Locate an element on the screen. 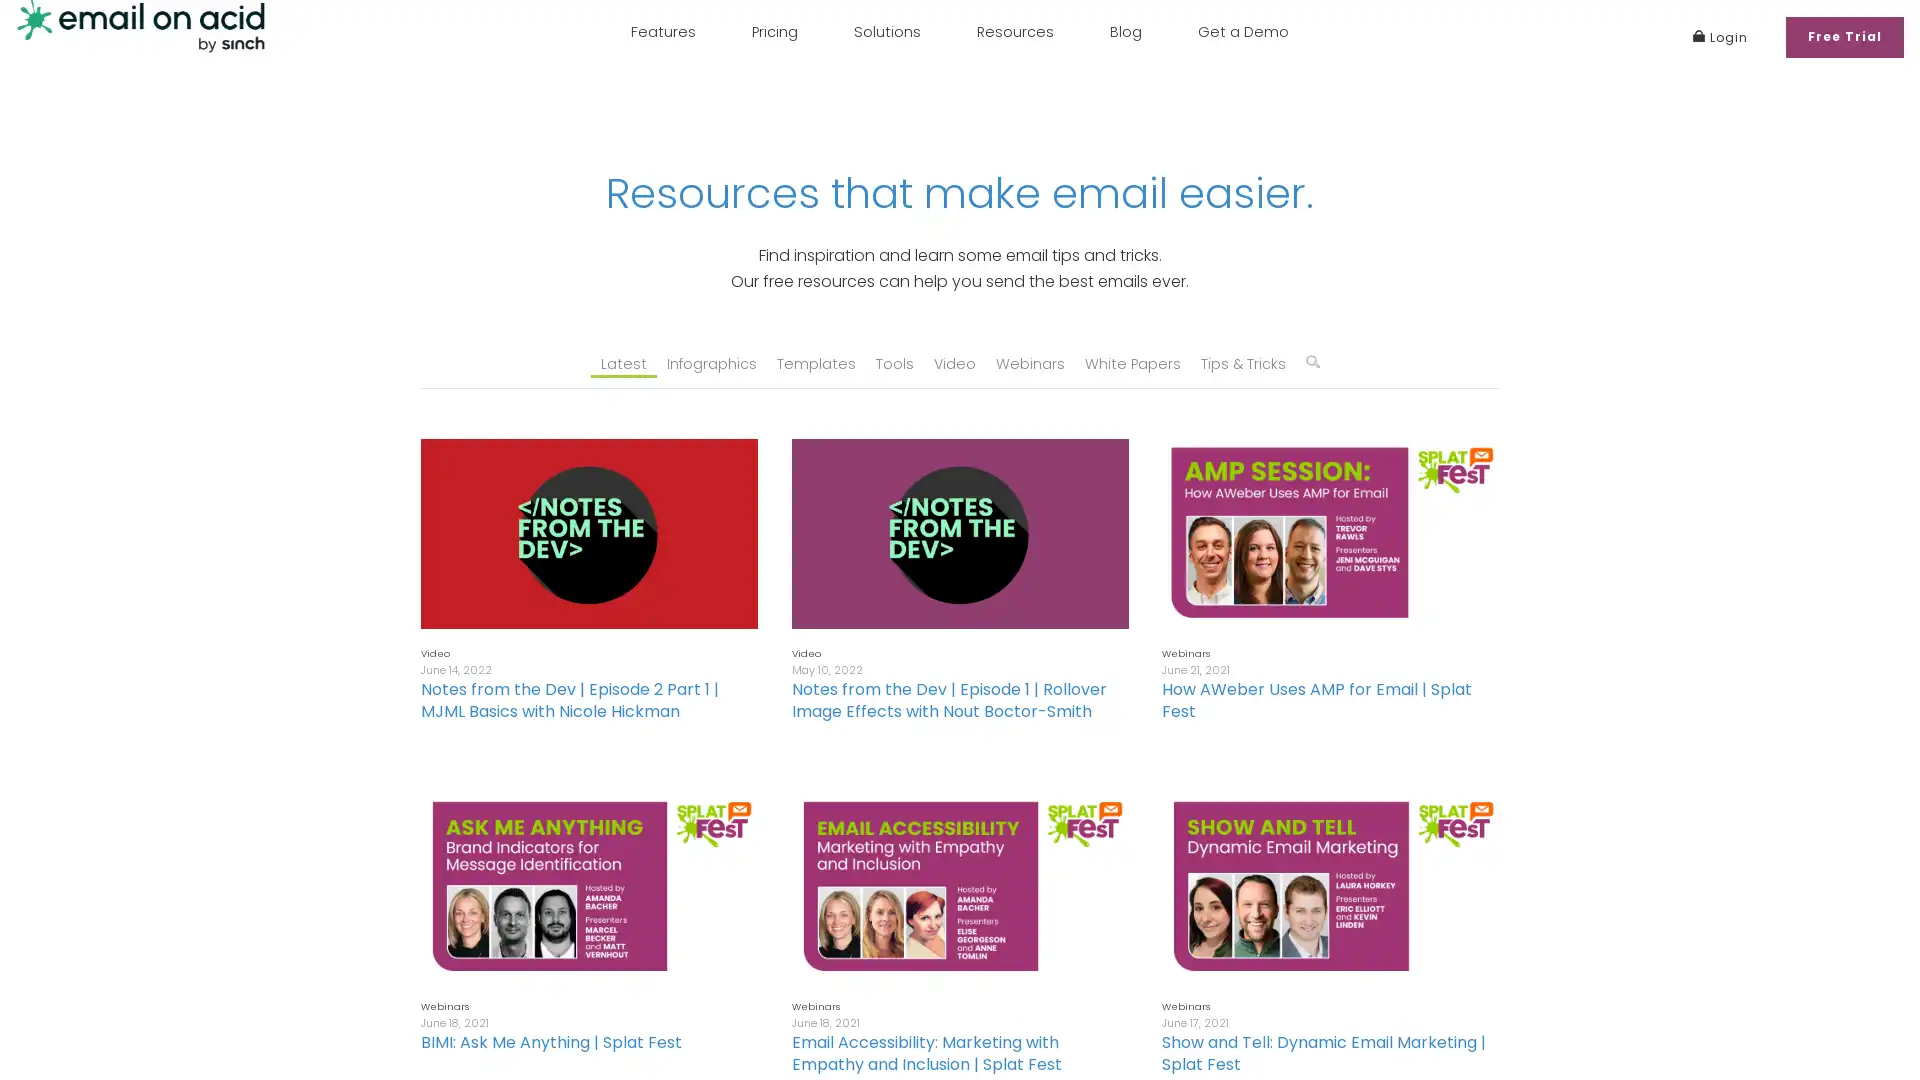 Image resolution: width=1920 pixels, height=1080 pixels. q is located at coordinates (1311, 363).